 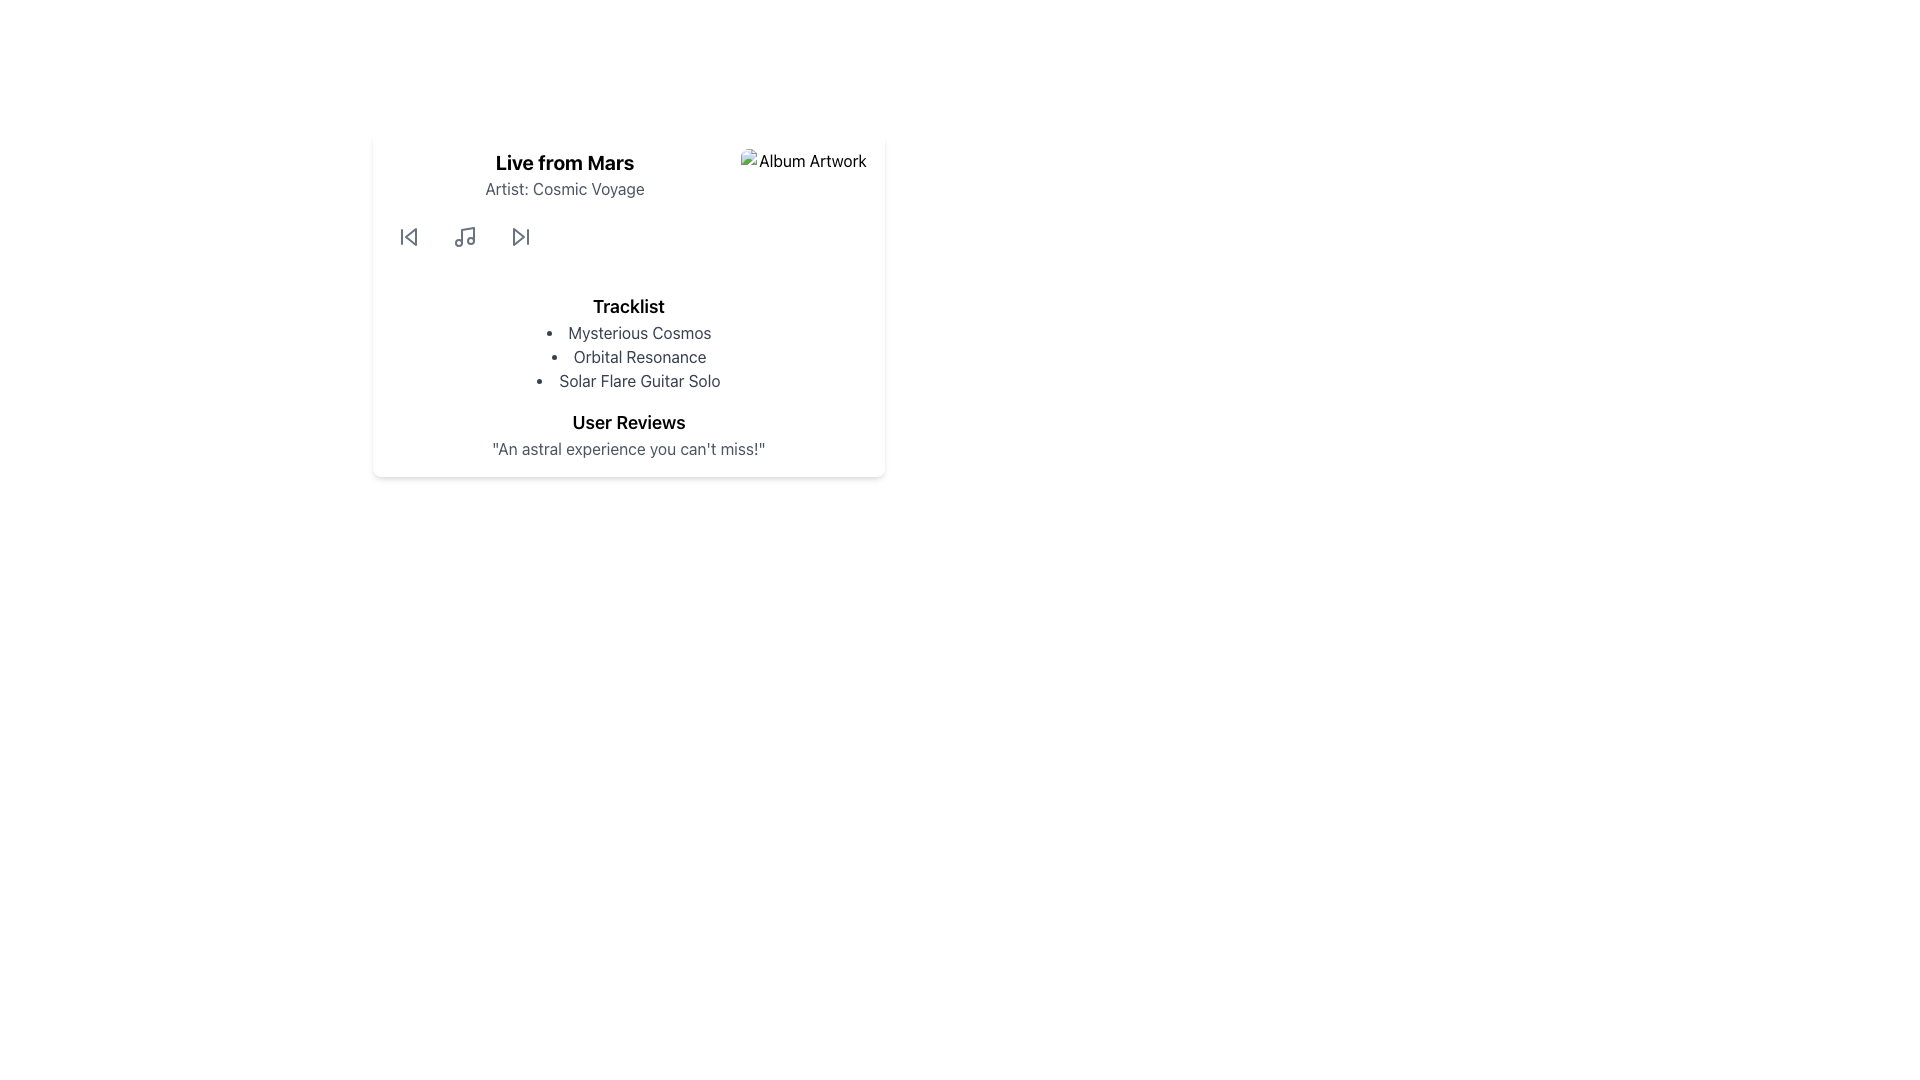 What do you see at coordinates (466, 234) in the screenshot?
I see `the vertical line and curve of the music note SVG icon, which is a subcomponent of the musical note icon indicating music-related functionality` at bounding box center [466, 234].